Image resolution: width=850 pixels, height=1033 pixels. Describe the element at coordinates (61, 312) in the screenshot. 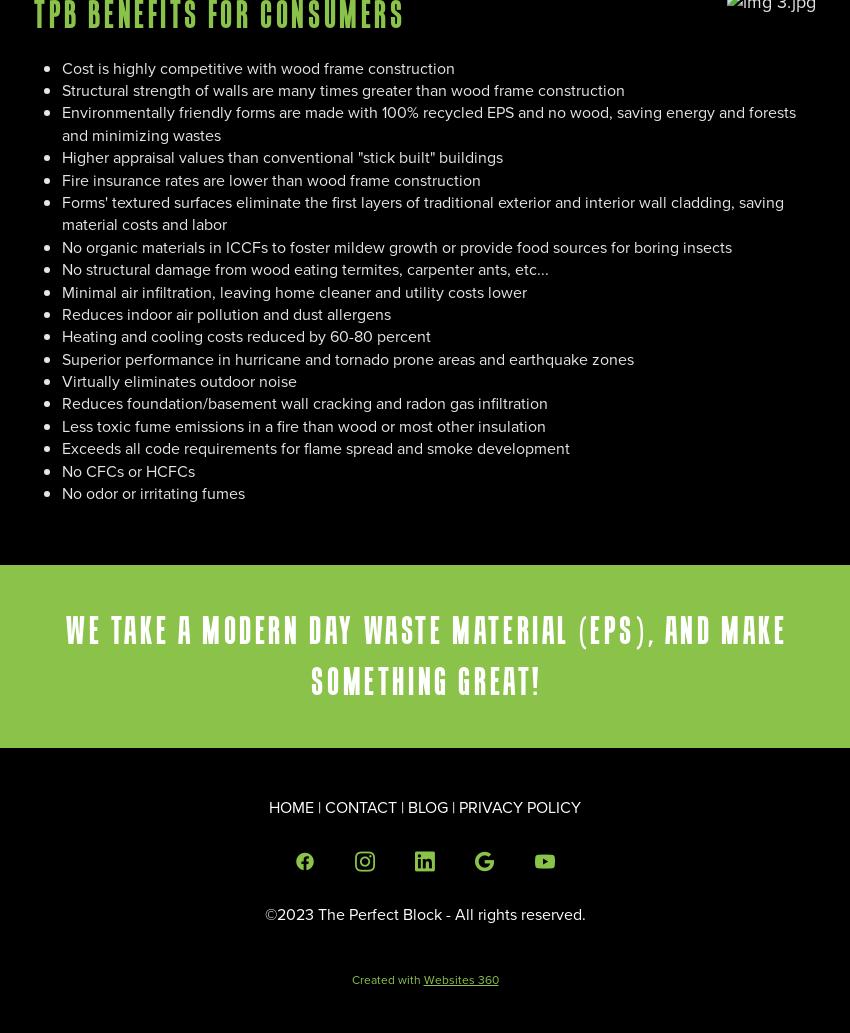

I see `'Reduces indoor air pollution and dust allergens'` at that location.